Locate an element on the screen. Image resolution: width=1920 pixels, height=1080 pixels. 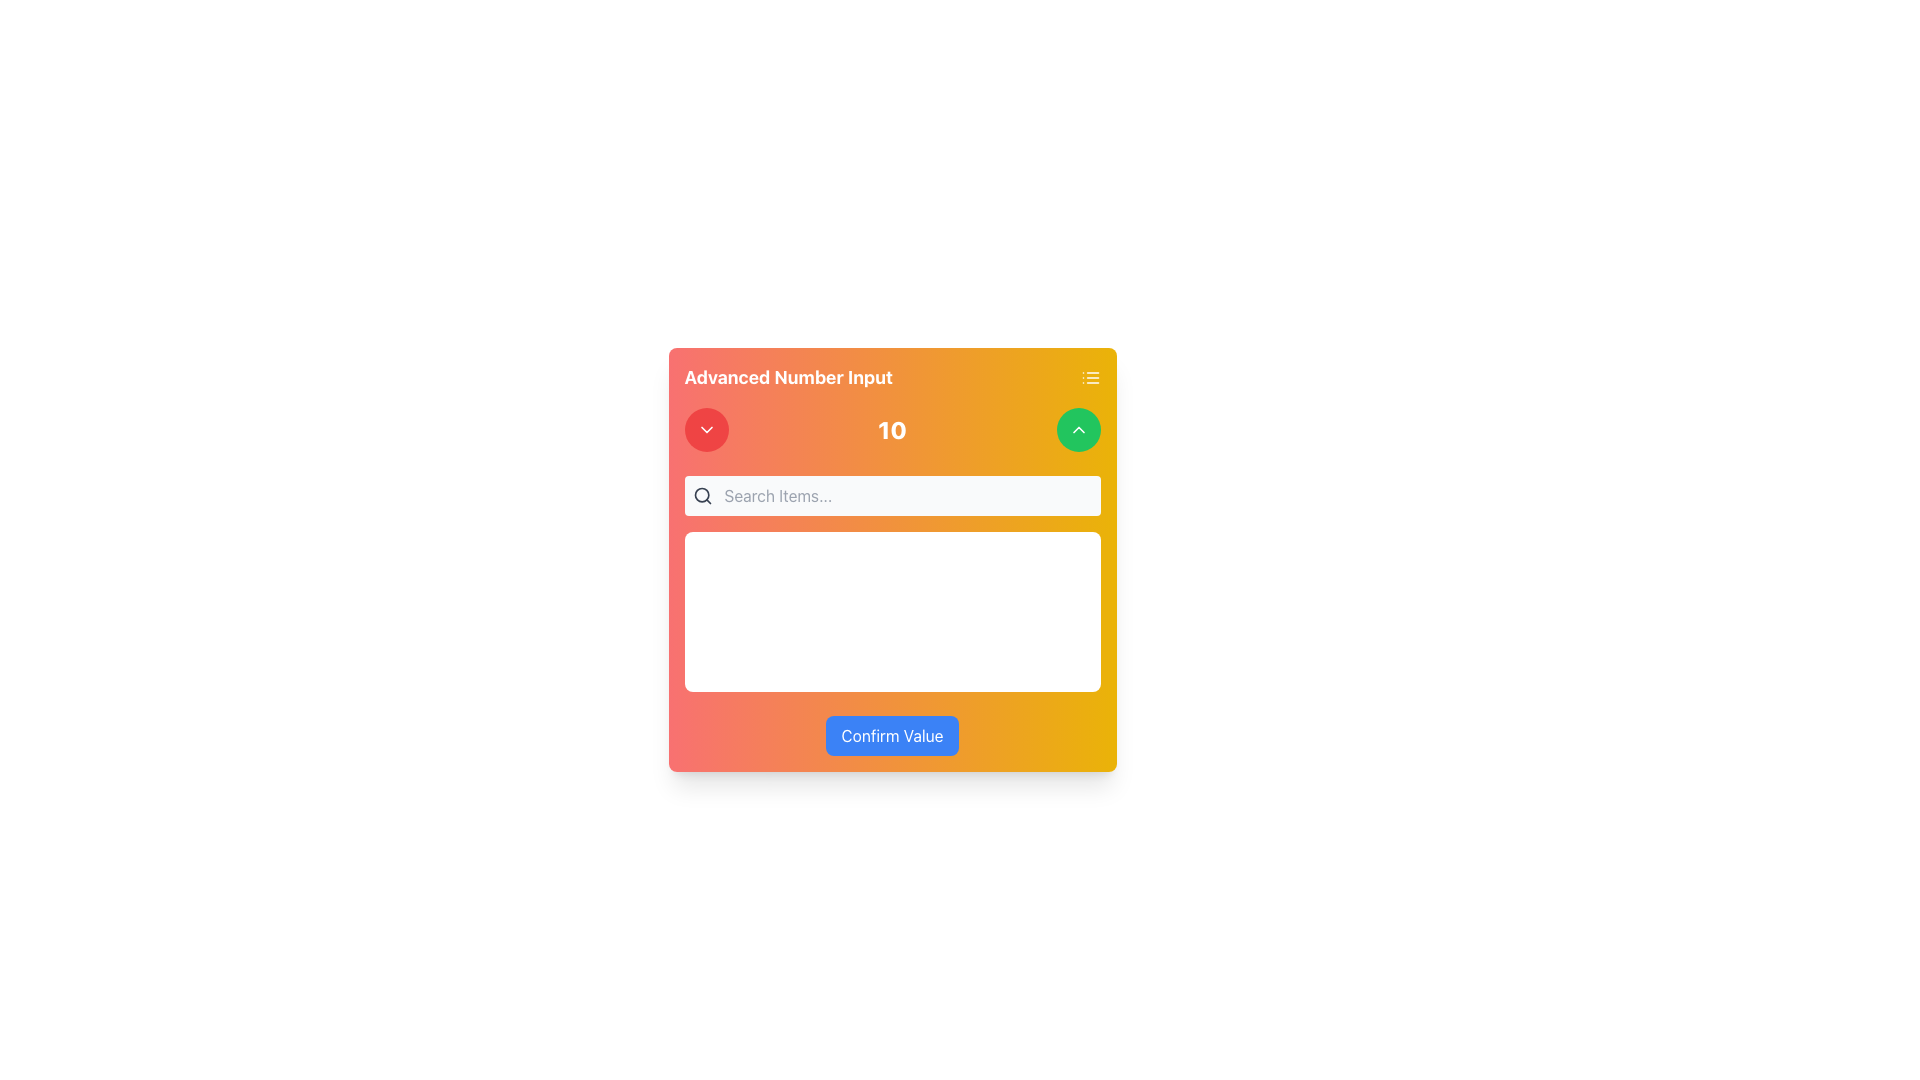
the scrollable white rectangular Scrollbox containing text items arranged vertically, to bring it into view is located at coordinates (891, 611).